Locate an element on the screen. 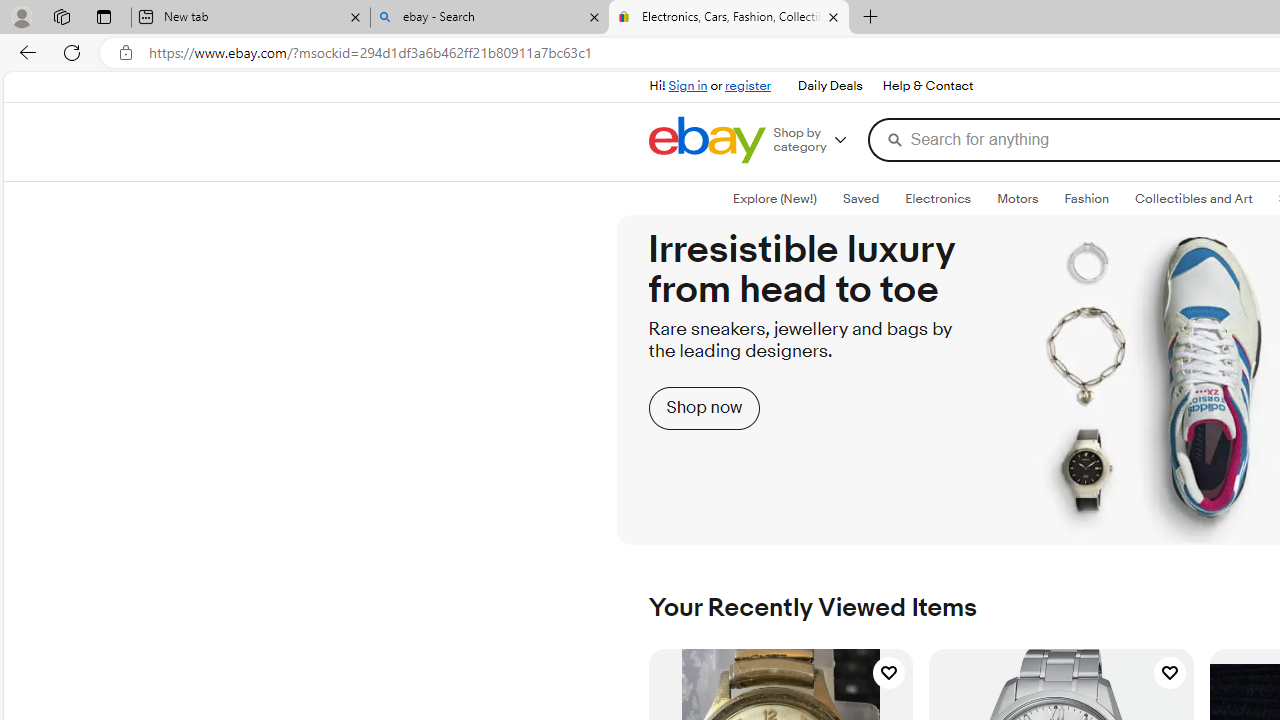 The height and width of the screenshot is (720, 1280). 'ebay - Search' is located at coordinates (490, 17).